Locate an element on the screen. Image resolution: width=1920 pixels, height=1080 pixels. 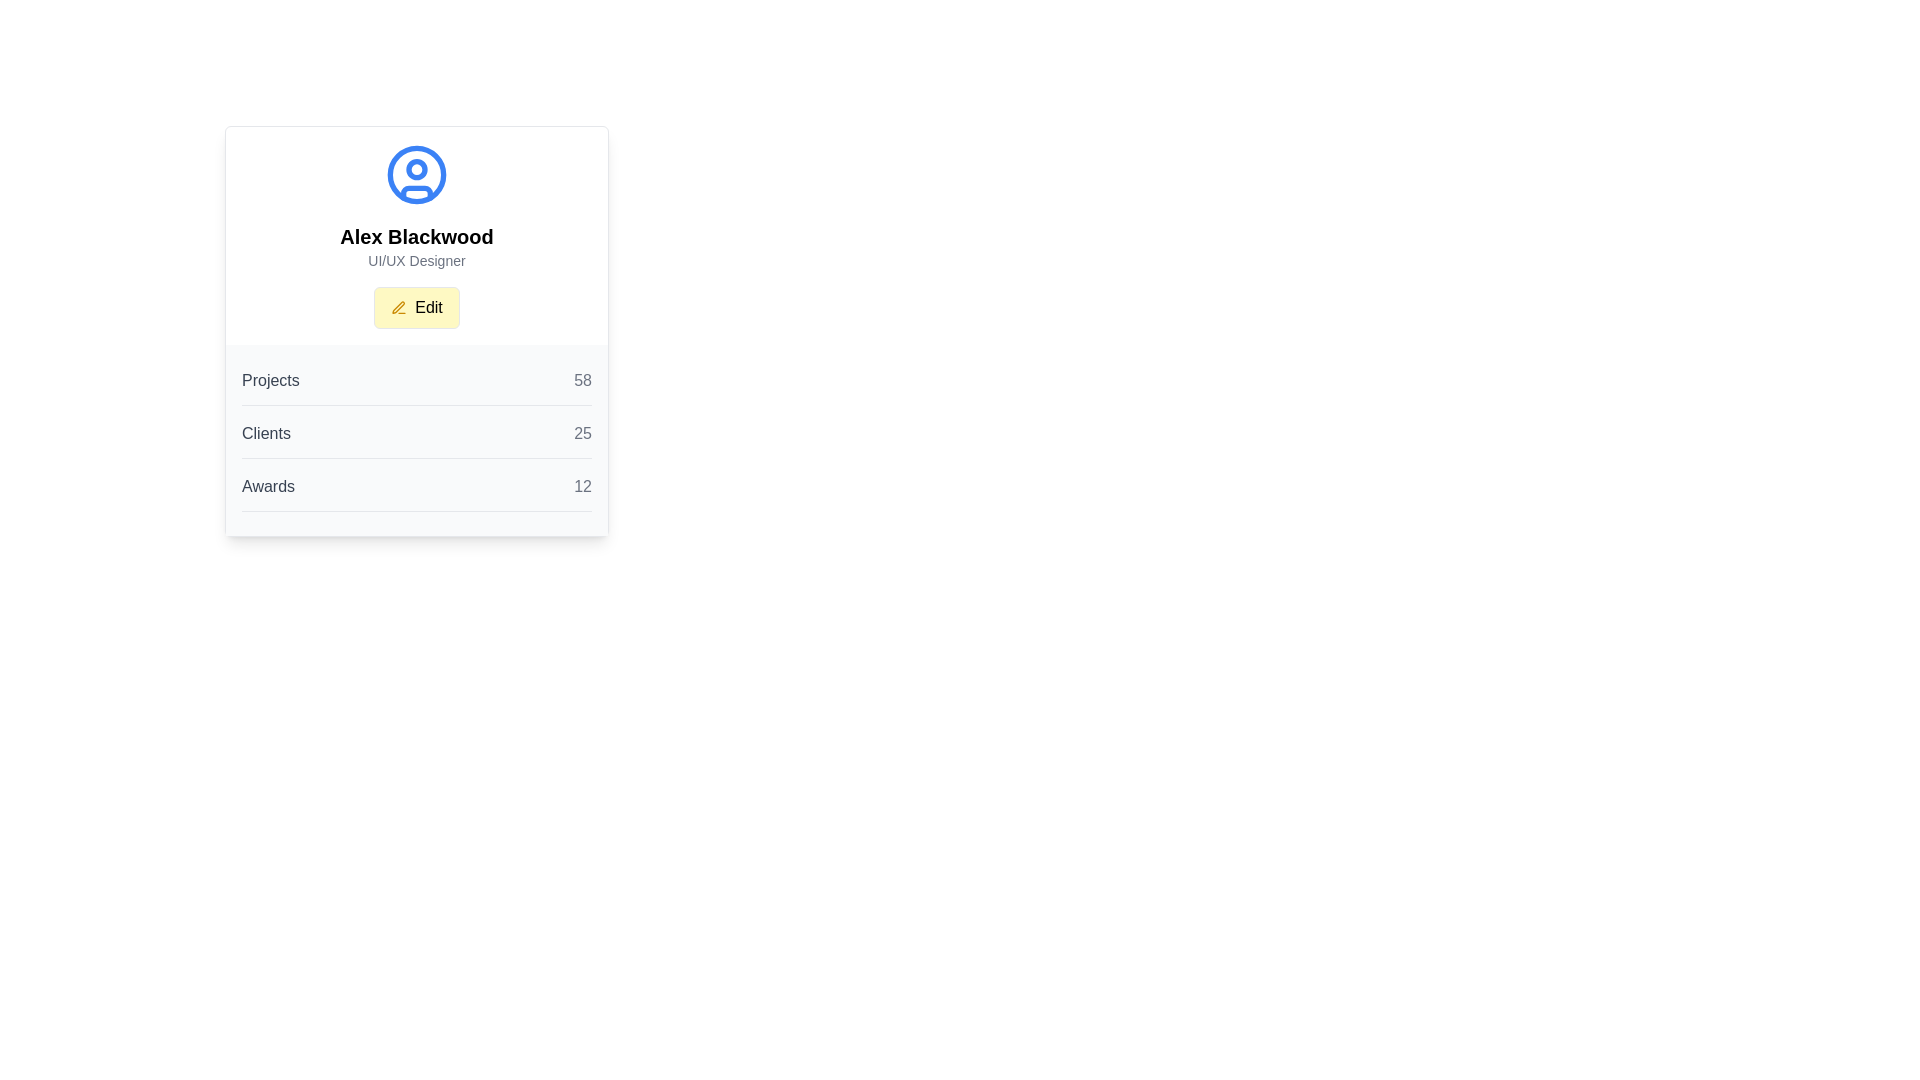
the edit icon located in the center of the yellow rectangular button labeled 'Edit', which is positioned below the name 'Alex Blackwood' and the title 'UI/UX Designer' is located at coordinates (398, 307).